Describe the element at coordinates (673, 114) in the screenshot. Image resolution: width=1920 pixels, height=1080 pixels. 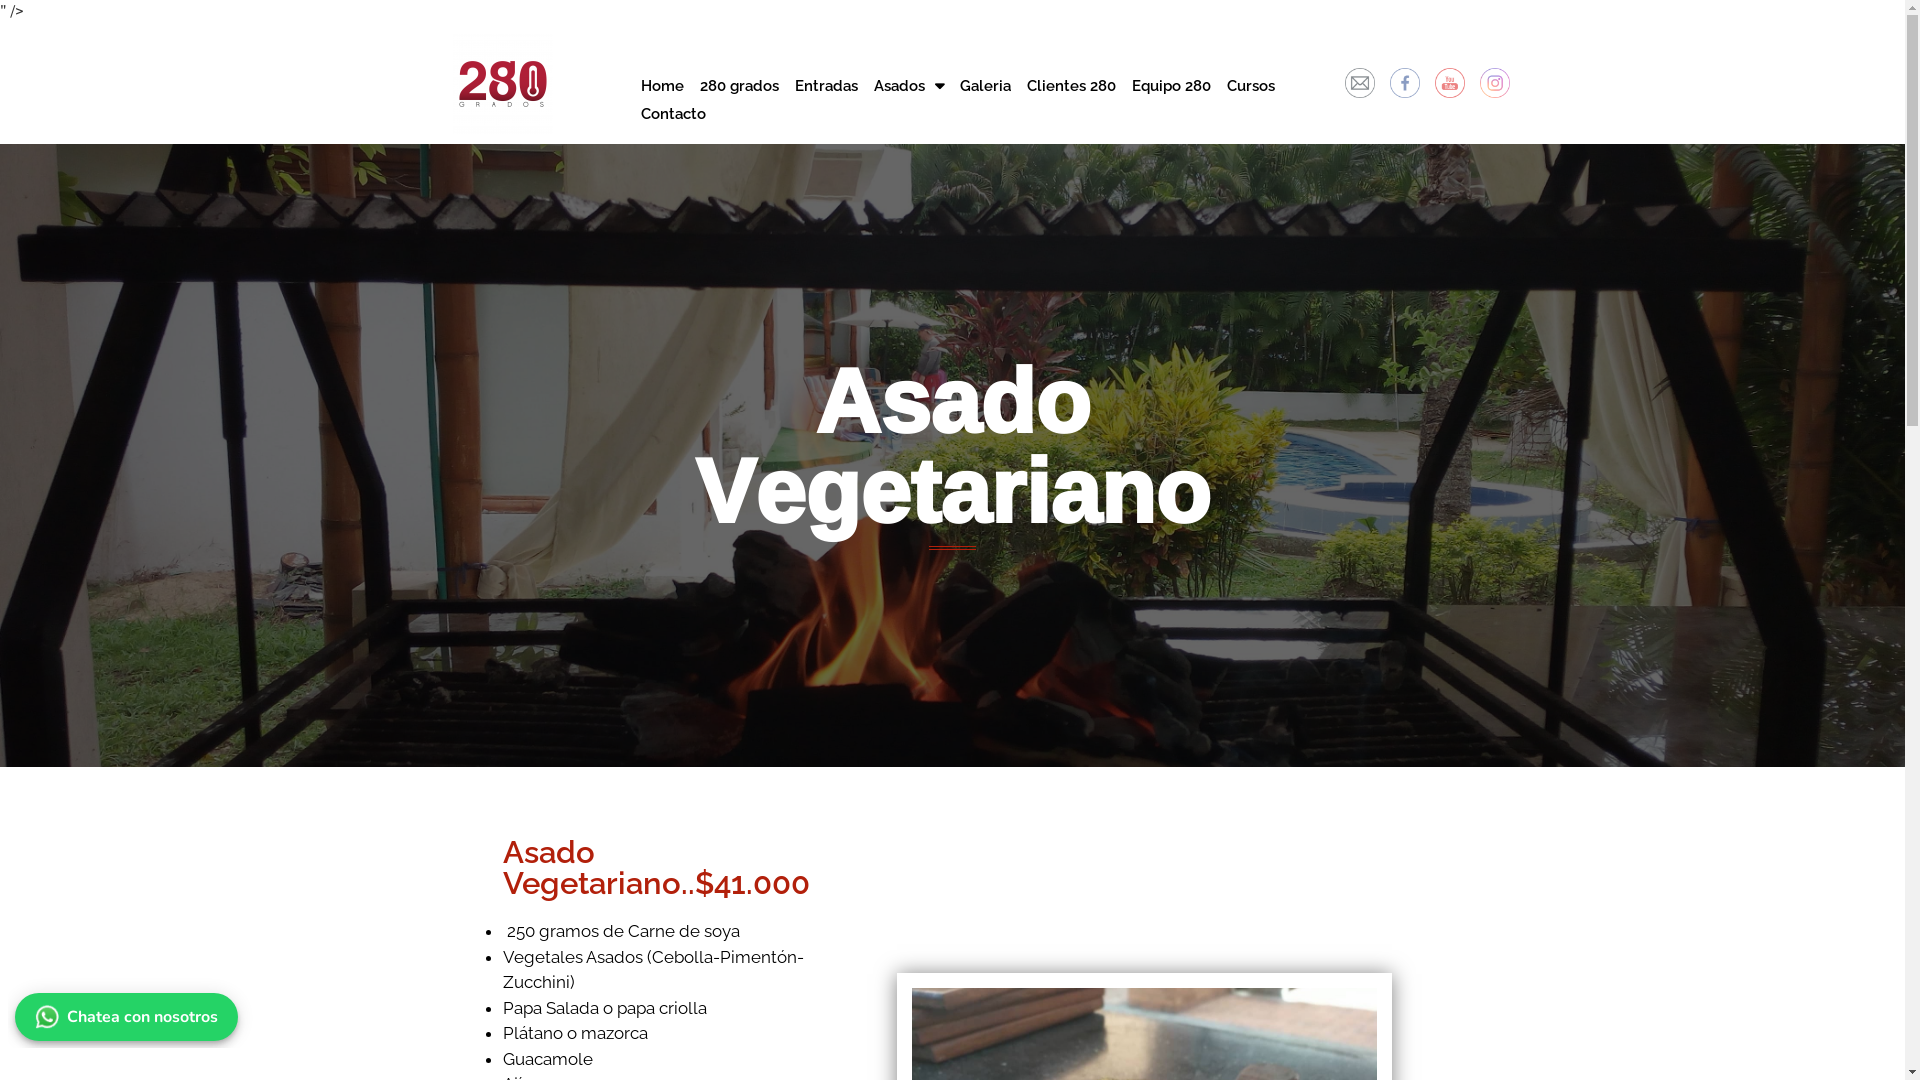
I see `'Contacto'` at that location.